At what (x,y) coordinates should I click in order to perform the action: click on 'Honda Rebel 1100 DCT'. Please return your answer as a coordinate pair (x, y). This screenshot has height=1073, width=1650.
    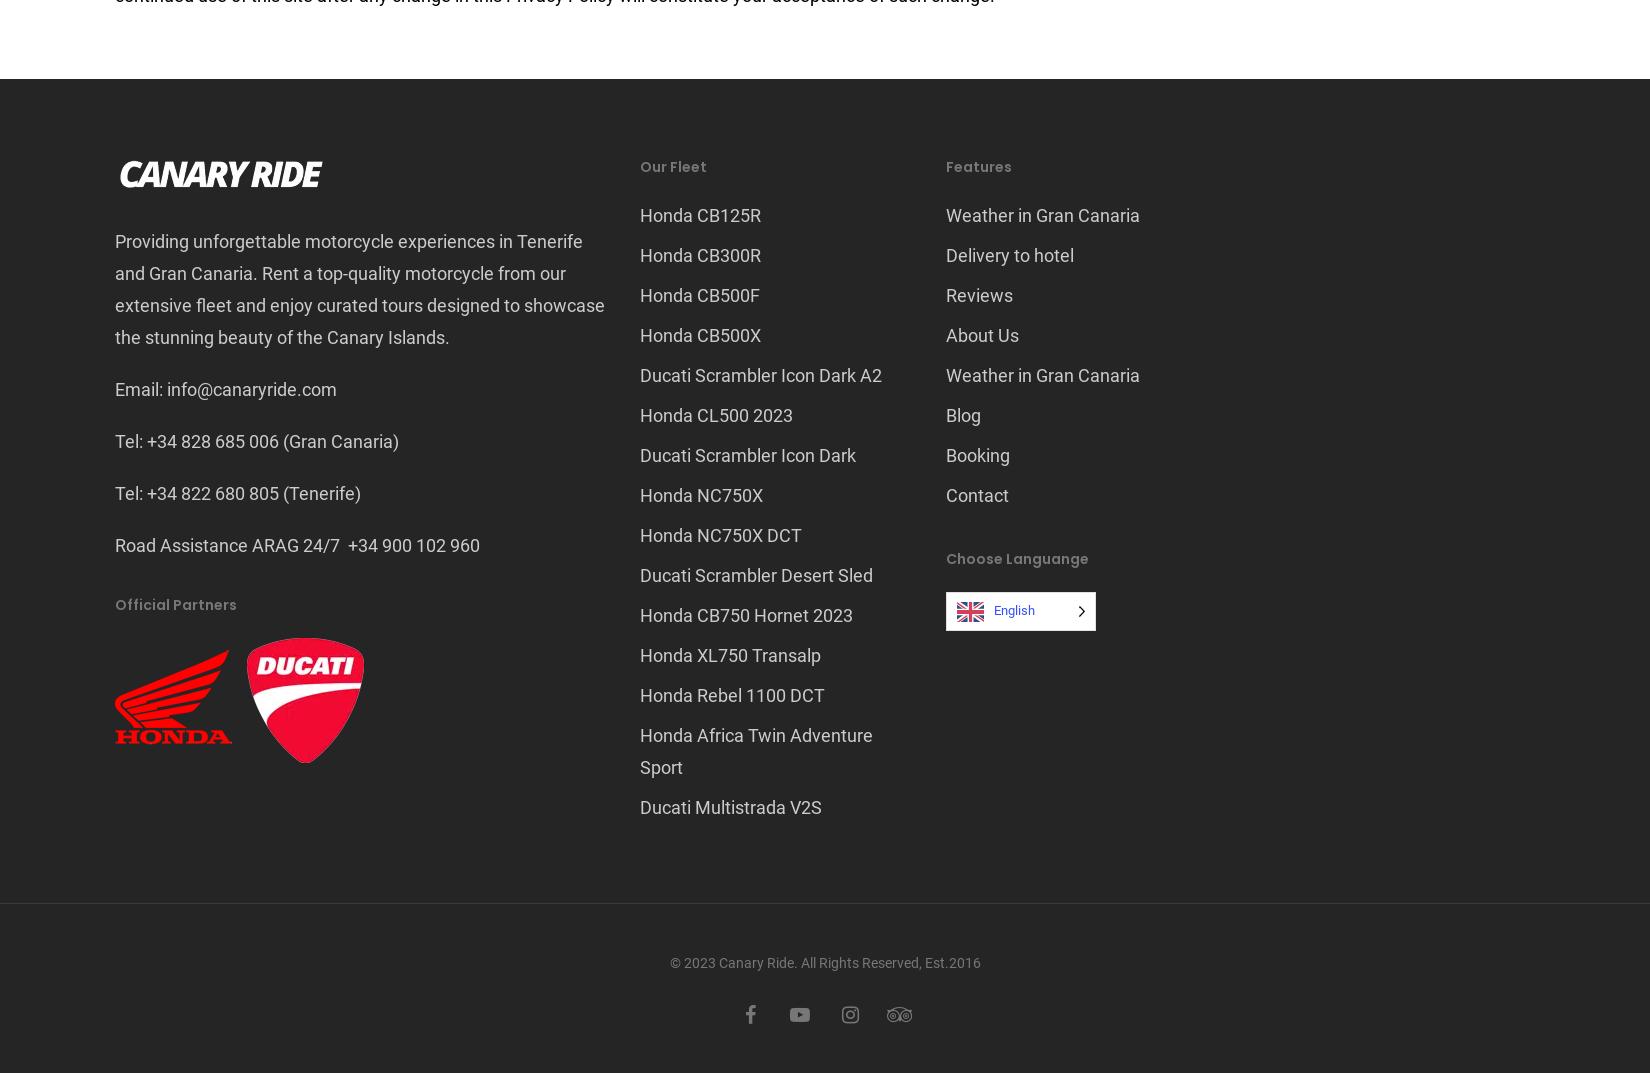
    Looking at the image, I should click on (639, 695).